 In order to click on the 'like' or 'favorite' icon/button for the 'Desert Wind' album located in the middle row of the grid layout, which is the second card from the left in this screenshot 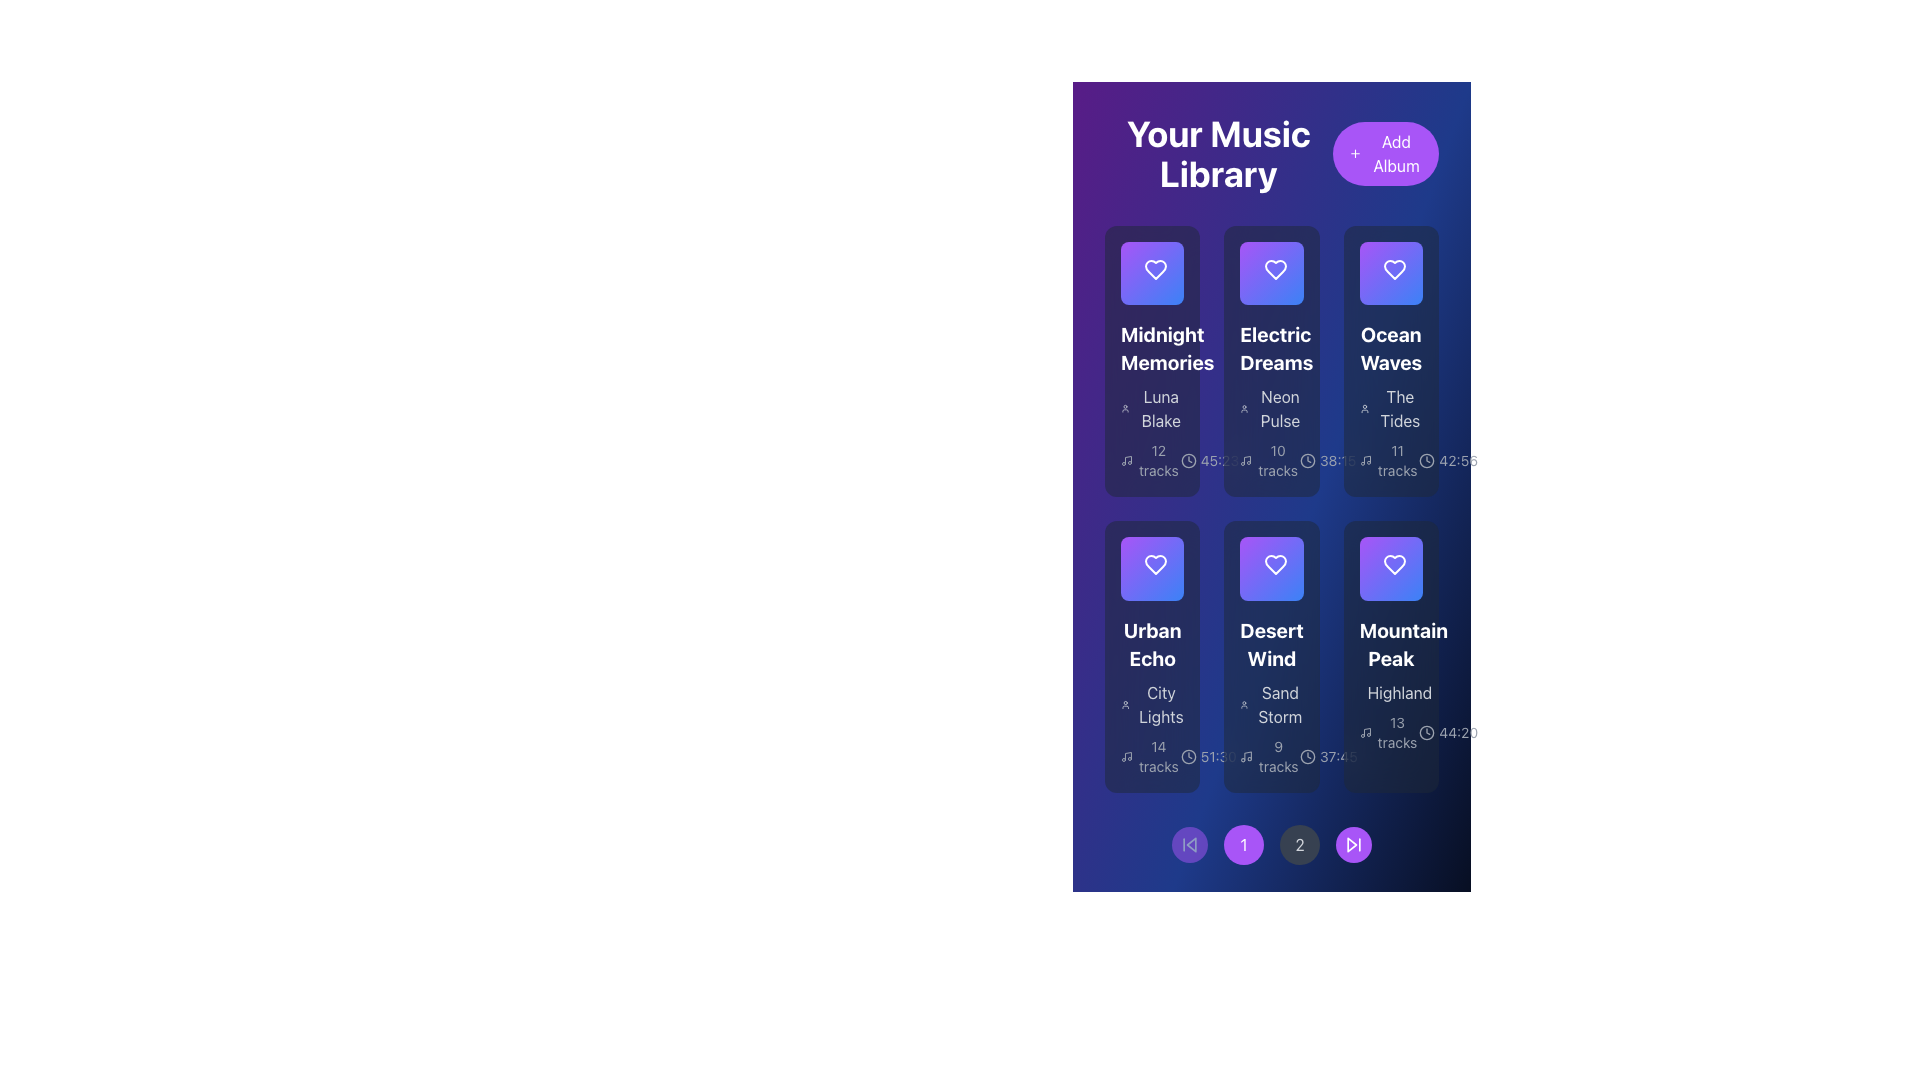, I will do `click(1274, 568)`.